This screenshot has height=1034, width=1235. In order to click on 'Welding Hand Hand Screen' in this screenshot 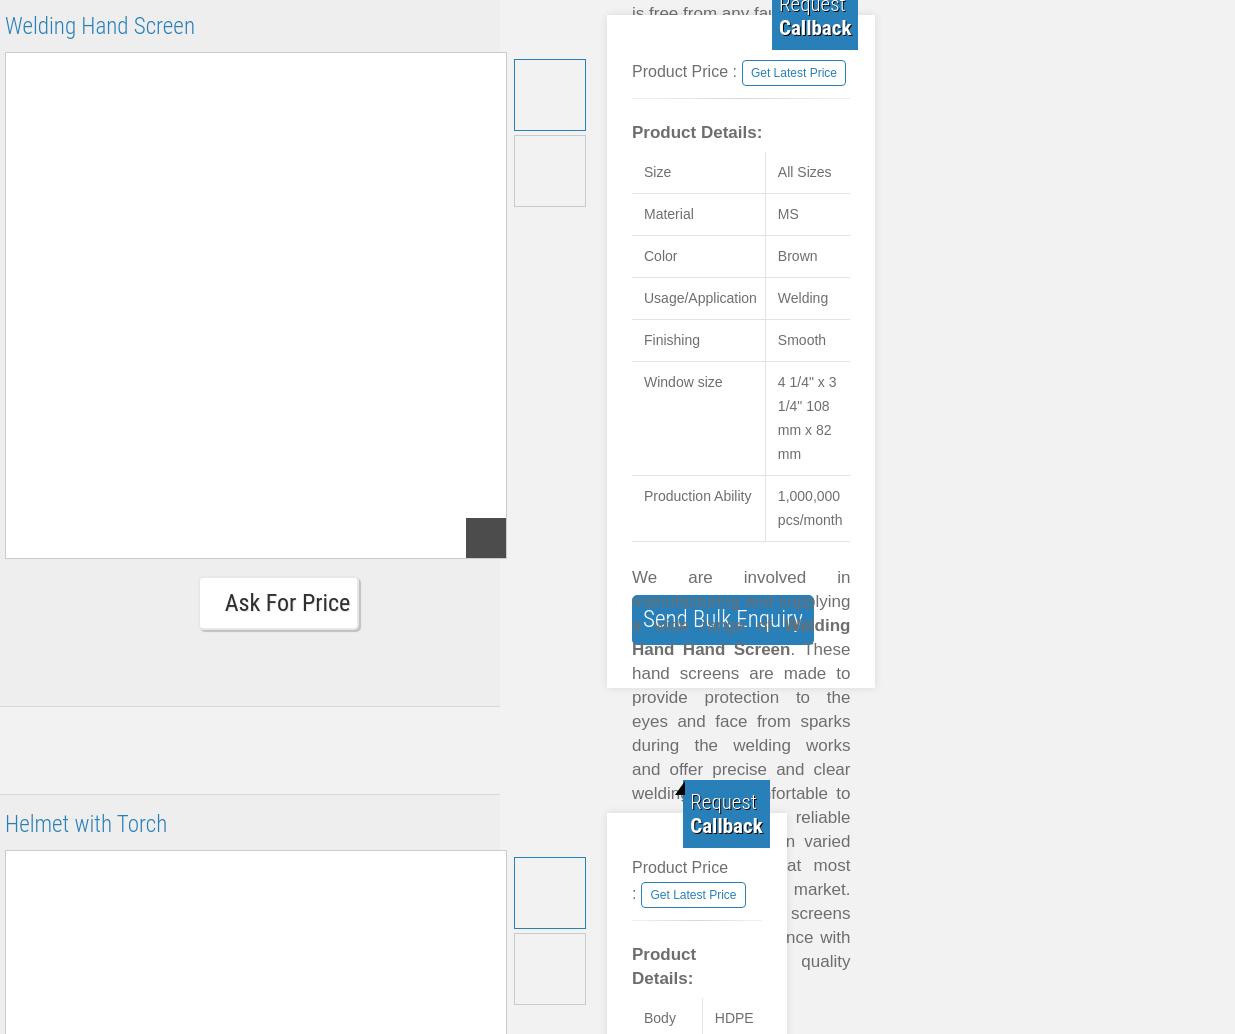, I will do `click(741, 637)`.